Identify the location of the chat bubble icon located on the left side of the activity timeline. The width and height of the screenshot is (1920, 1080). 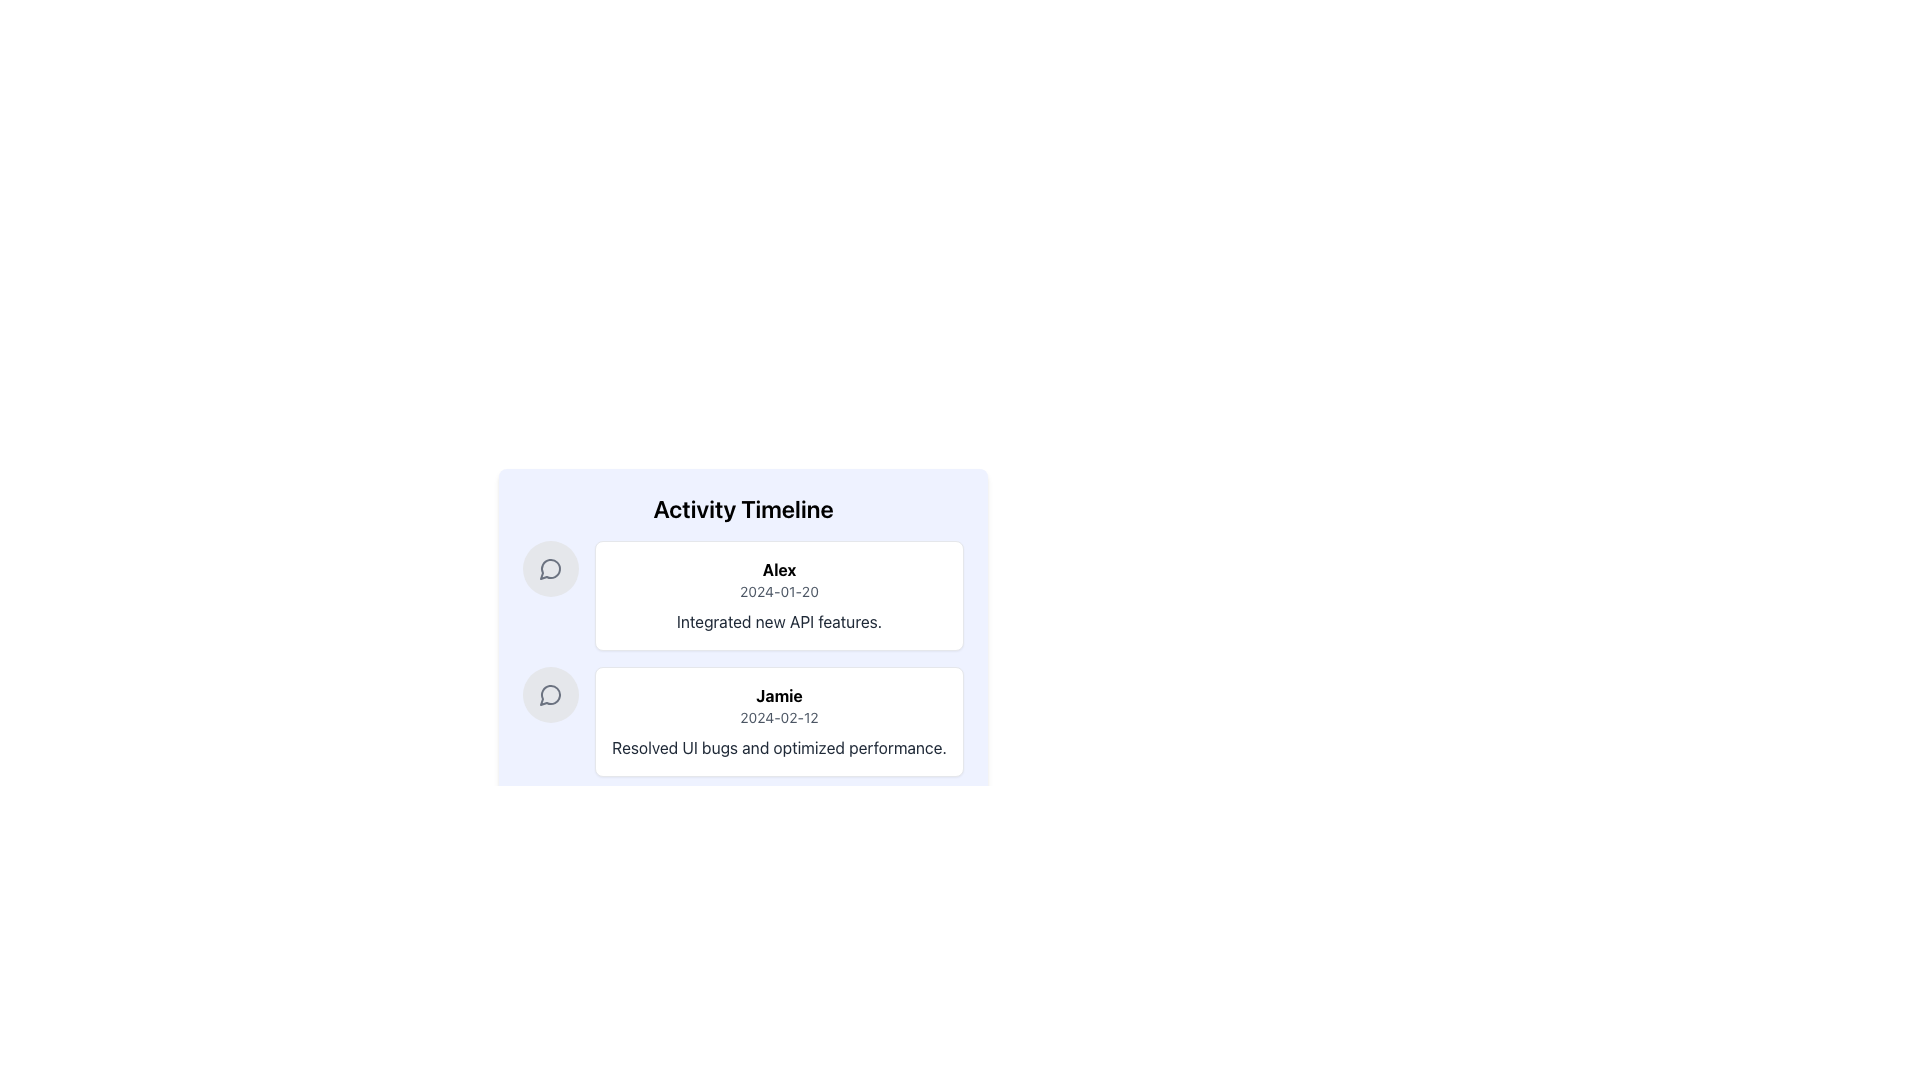
(550, 569).